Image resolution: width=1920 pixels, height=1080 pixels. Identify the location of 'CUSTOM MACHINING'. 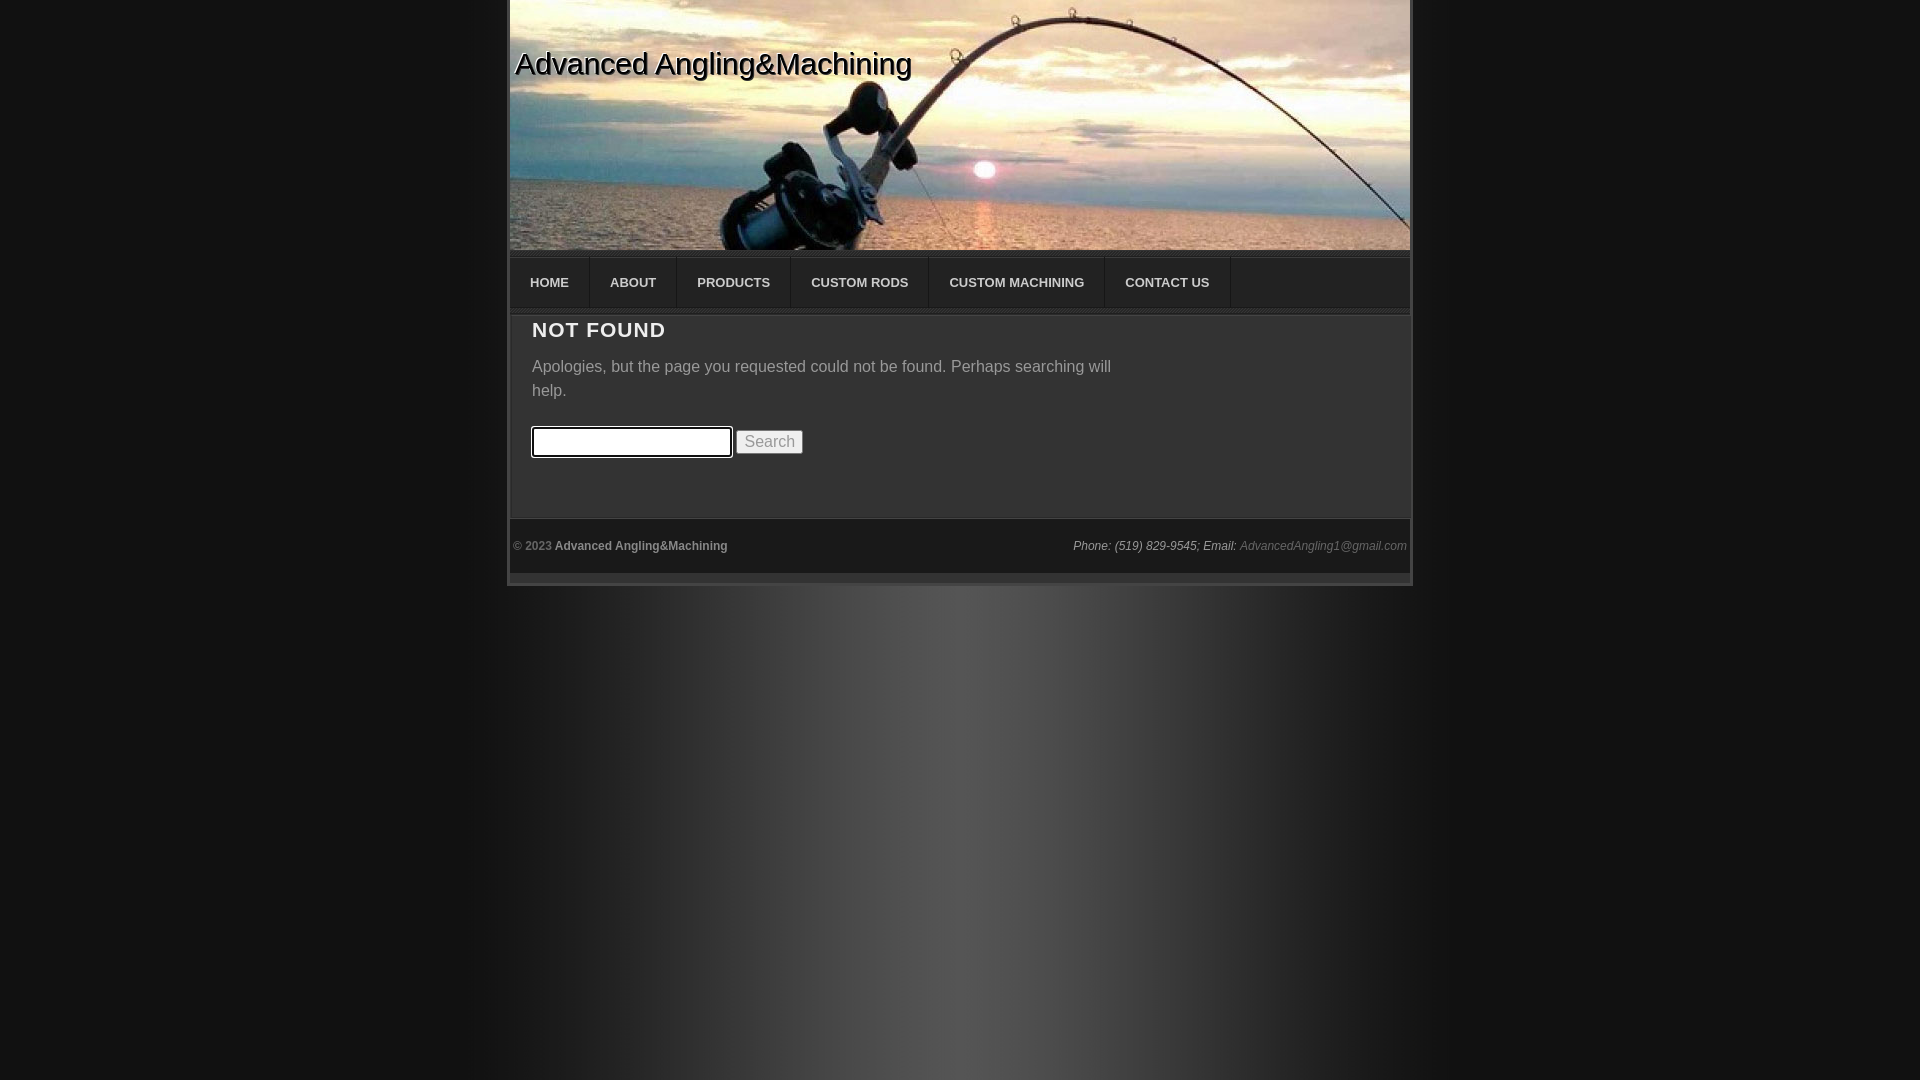
(928, 282).